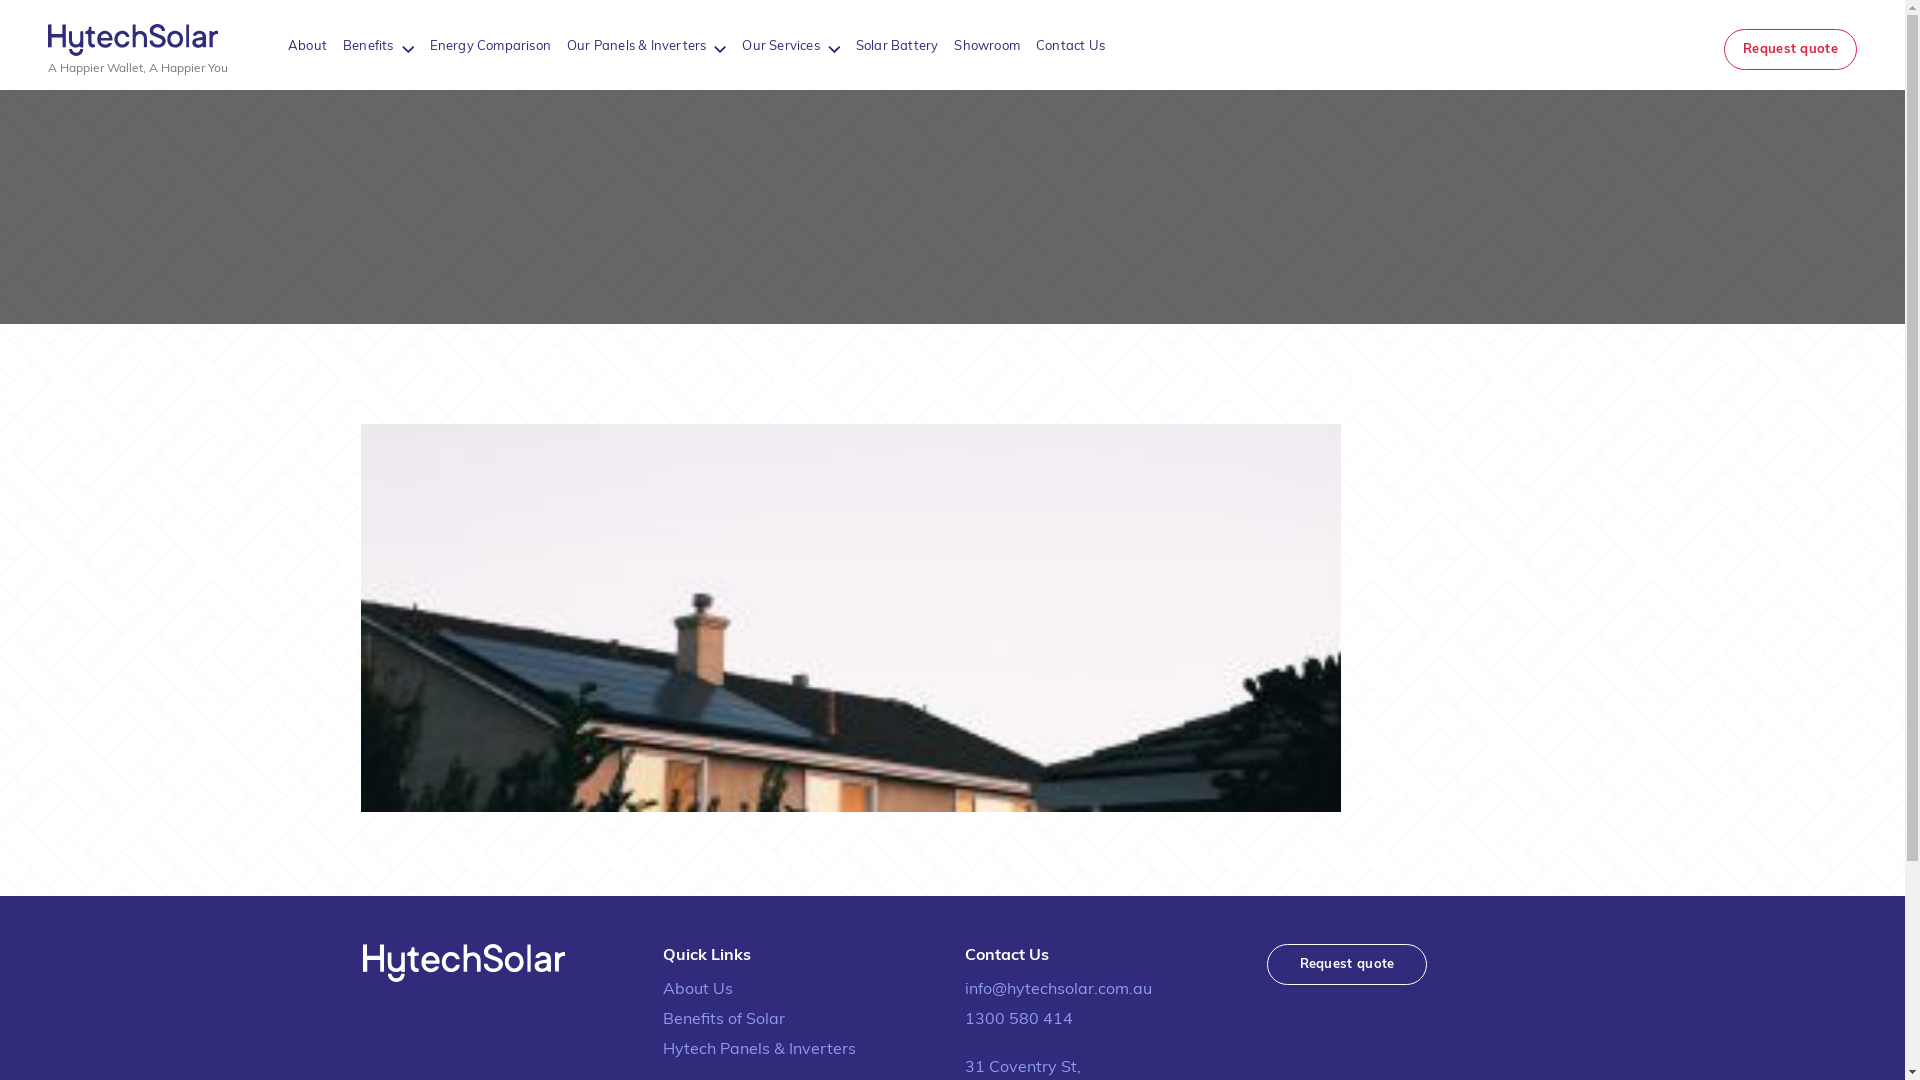  What do you see at coordinates (801, 1019) in the screenshot?
I see `'Benefits of Solar'` at bounding box center [801, 1019].